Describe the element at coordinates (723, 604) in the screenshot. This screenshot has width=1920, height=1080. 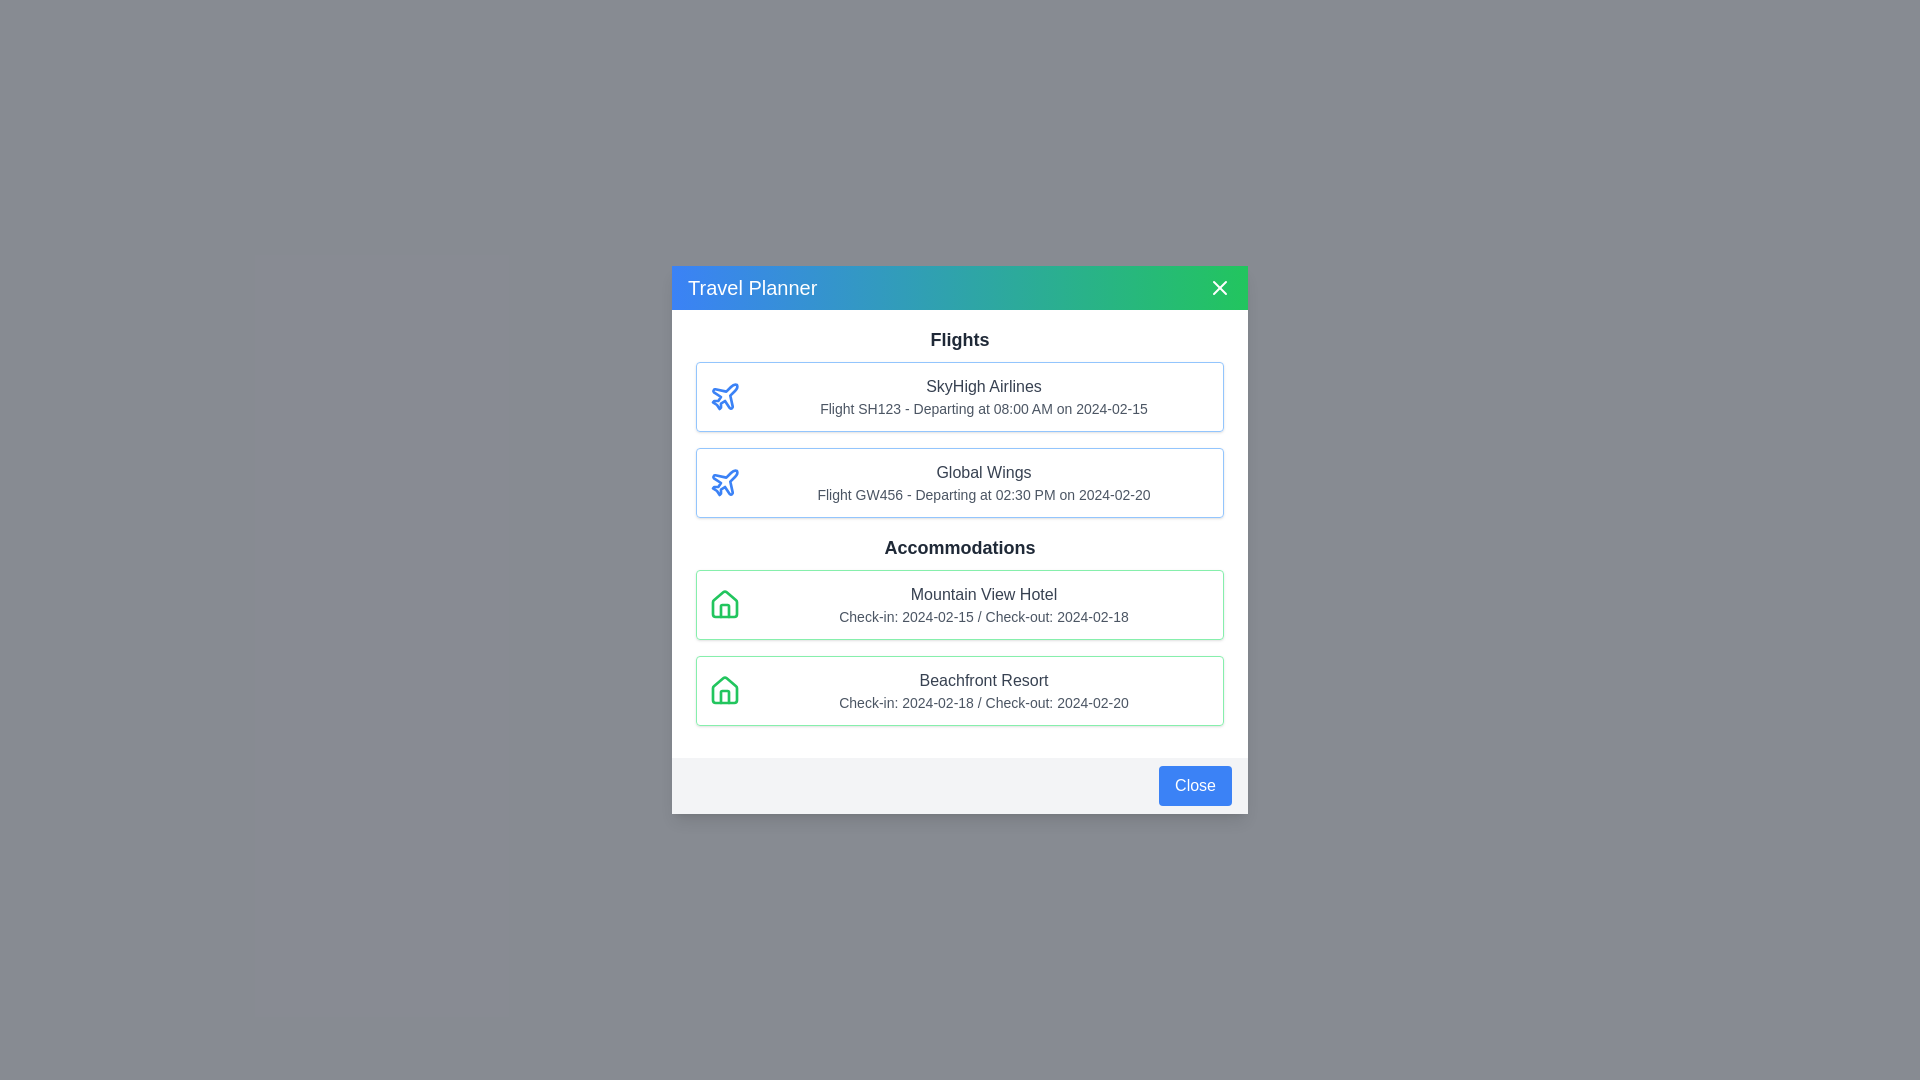
I see `the green house icon located to the left of the textual information about the Mountain View Hotel in the Accommodations section of the dialog box` at that location.